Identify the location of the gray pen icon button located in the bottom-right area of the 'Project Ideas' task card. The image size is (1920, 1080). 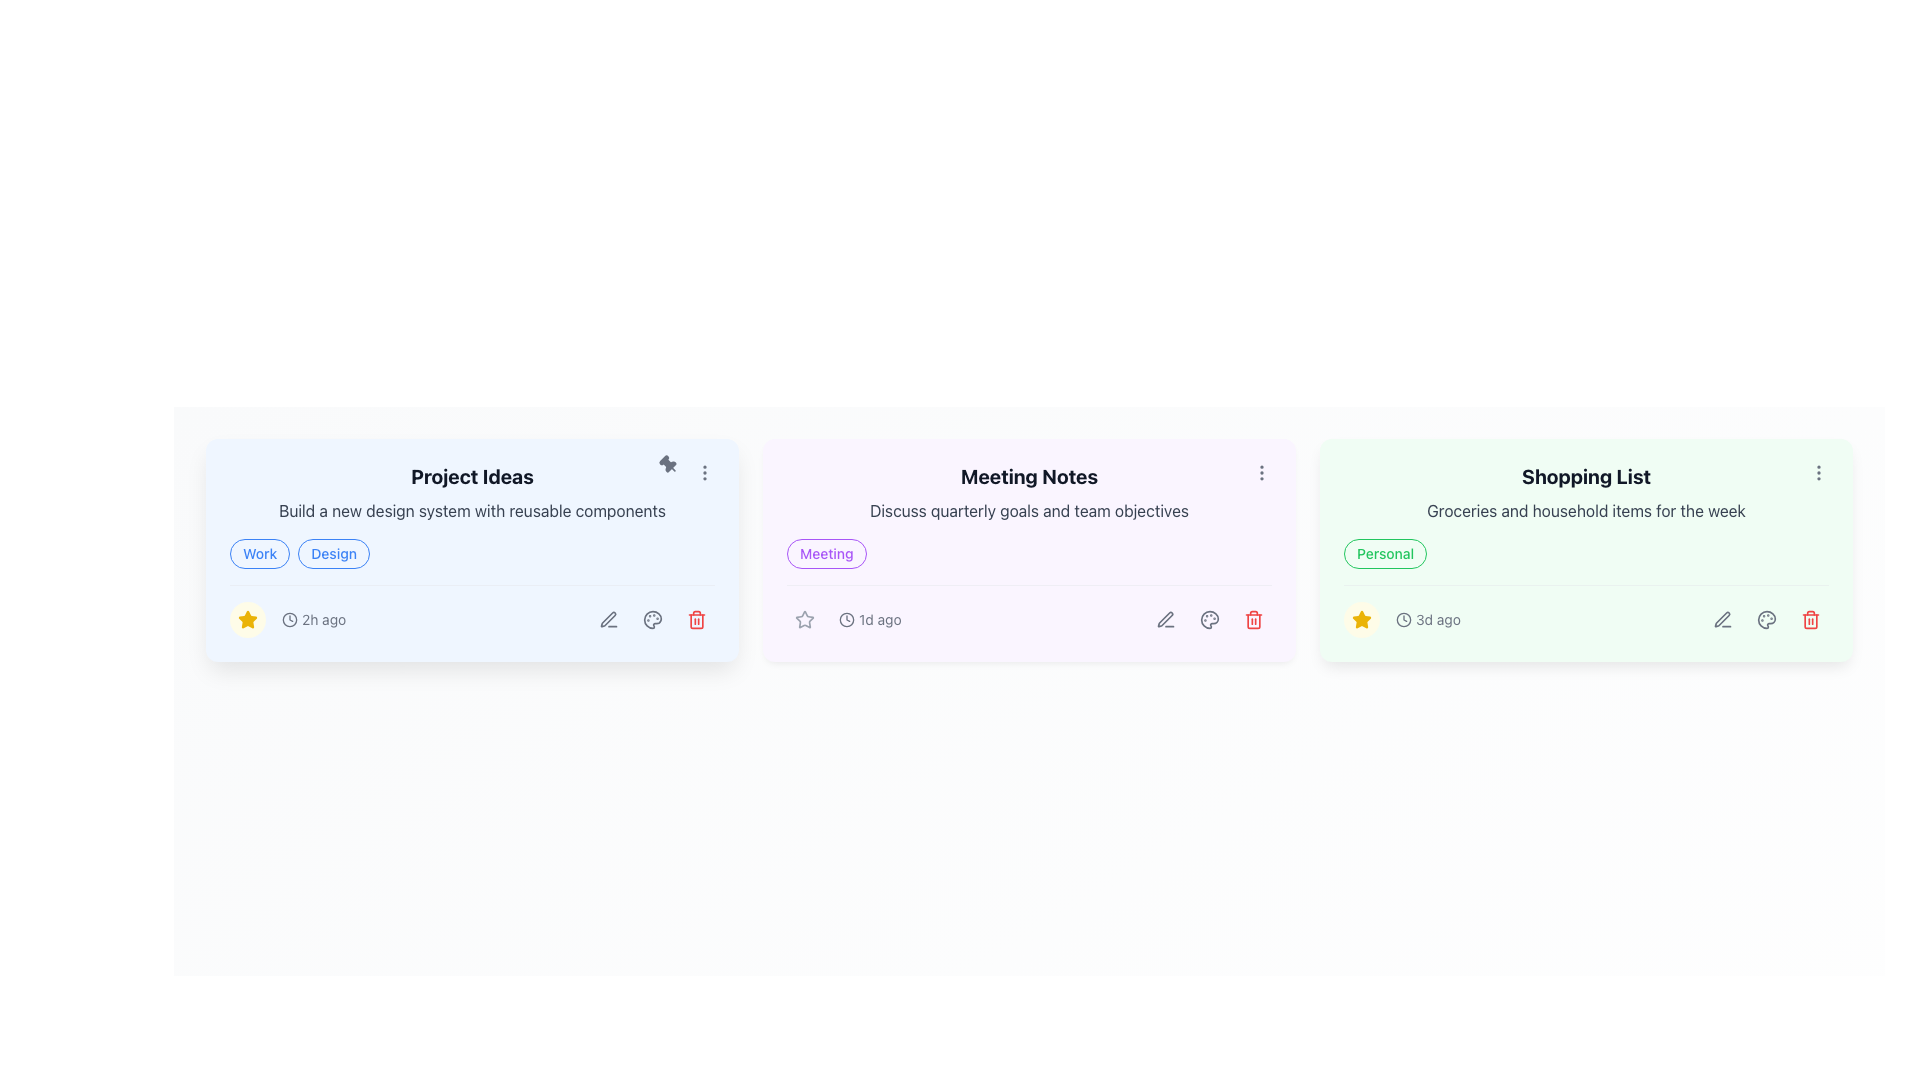
(608, 619).